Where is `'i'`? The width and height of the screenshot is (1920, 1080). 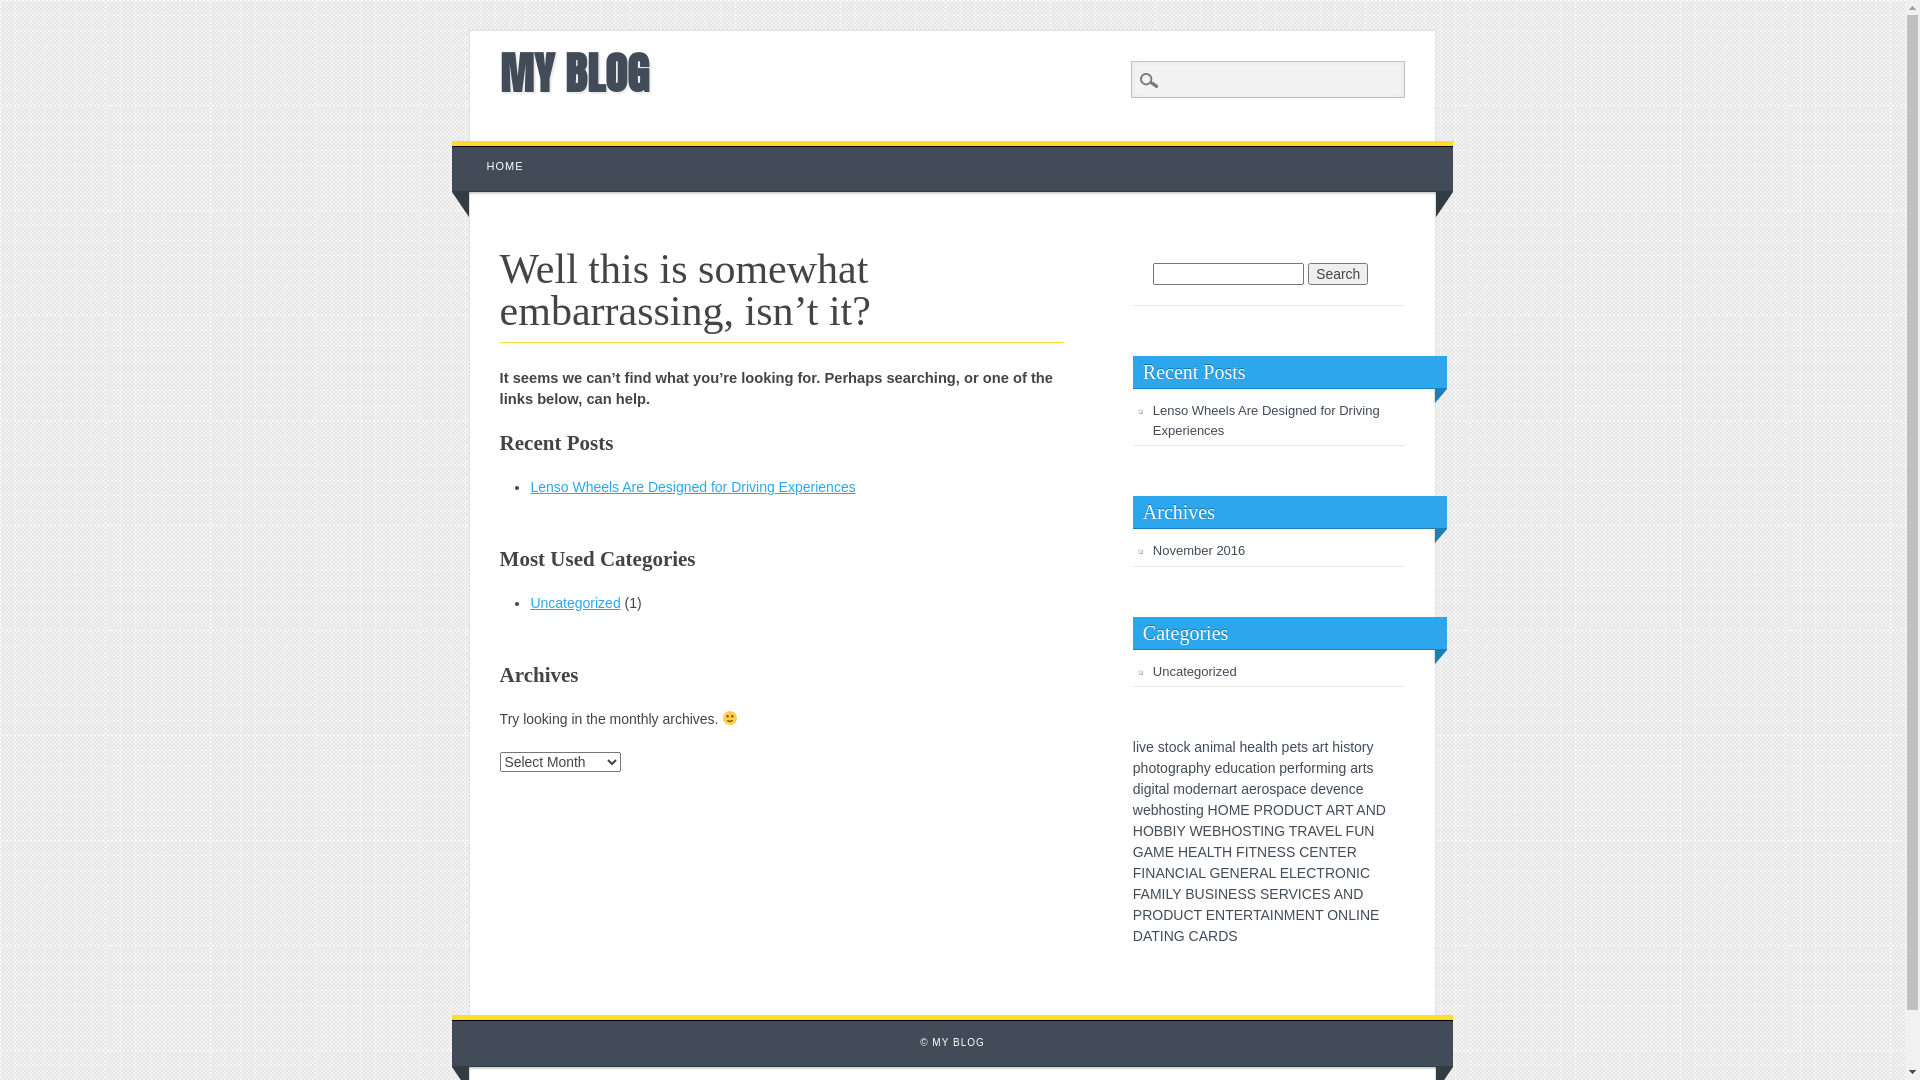 'i' is located at coordinates (1341, 747).